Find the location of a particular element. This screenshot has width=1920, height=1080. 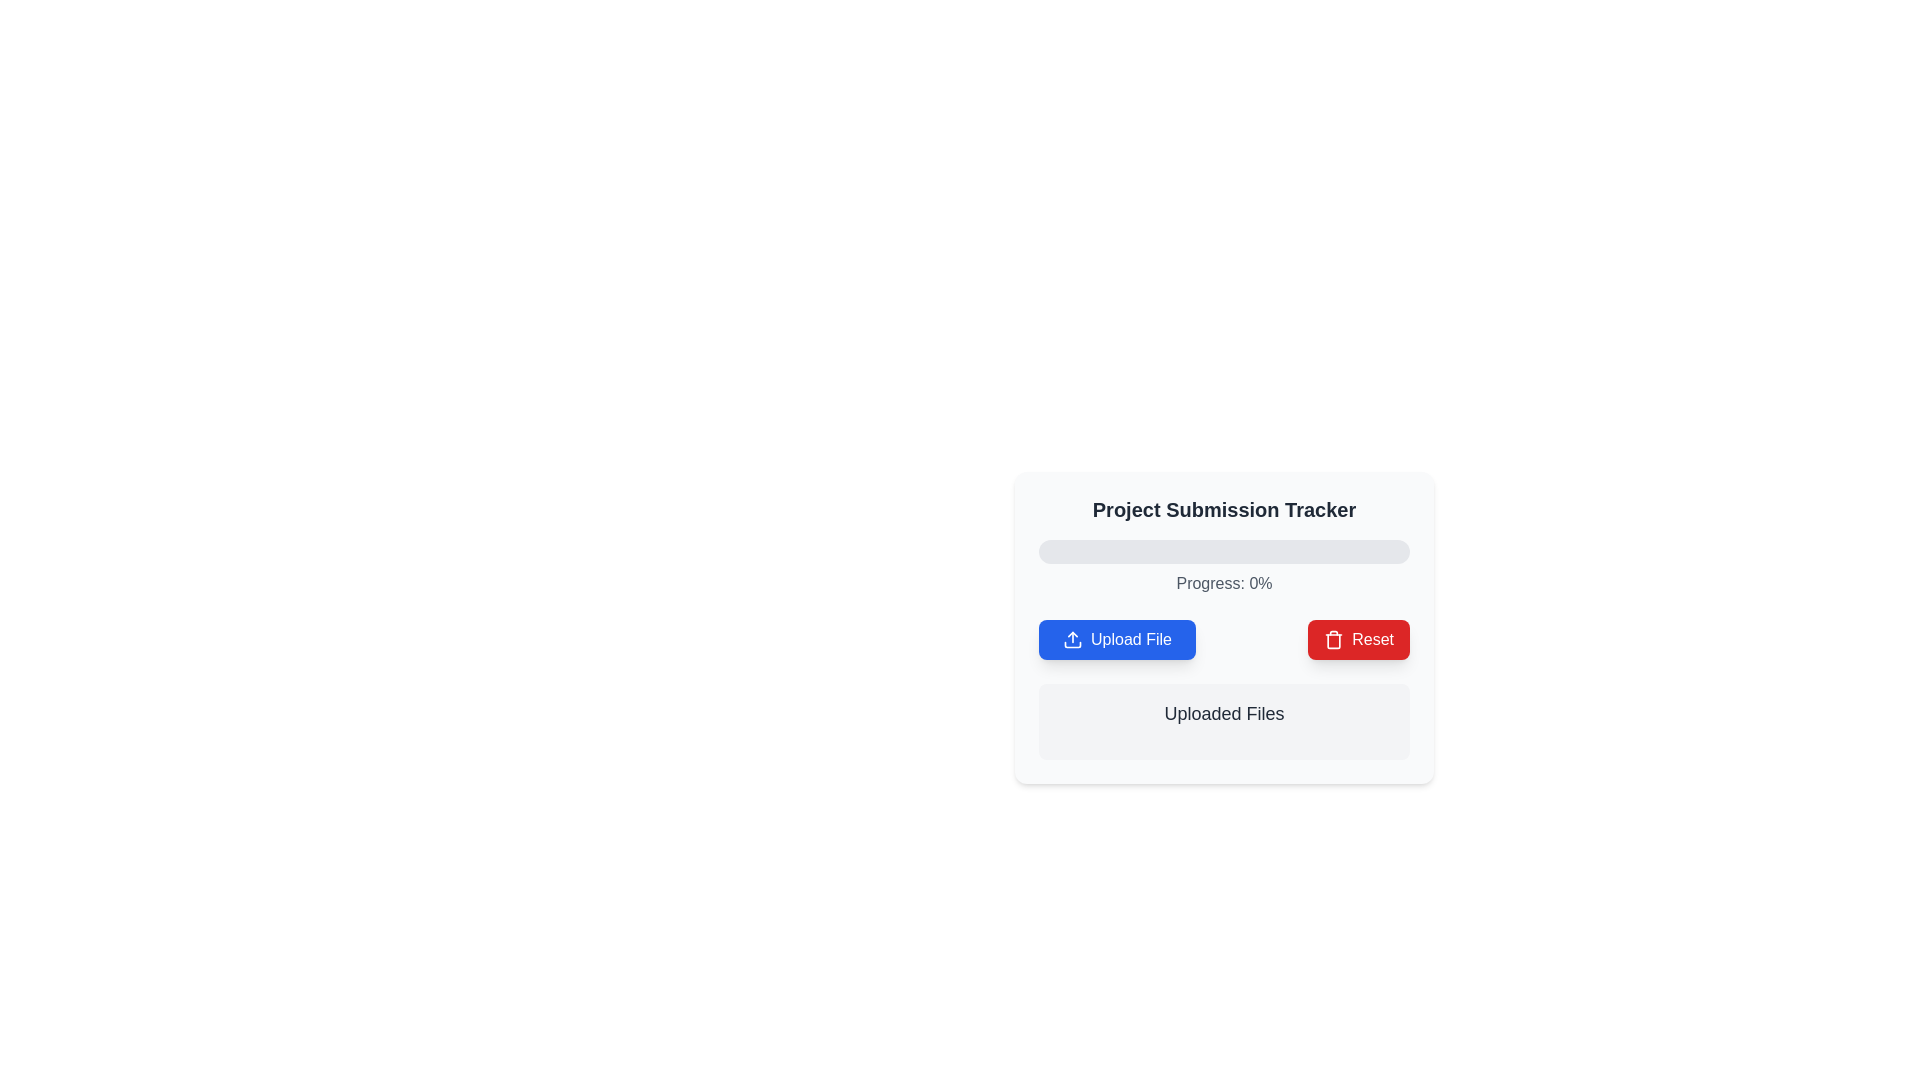

the trash can icon that is part of the 'Reset' button, which has a red background and is located to the right of the 'Upload File' button is located at coordinates (1334, 640).